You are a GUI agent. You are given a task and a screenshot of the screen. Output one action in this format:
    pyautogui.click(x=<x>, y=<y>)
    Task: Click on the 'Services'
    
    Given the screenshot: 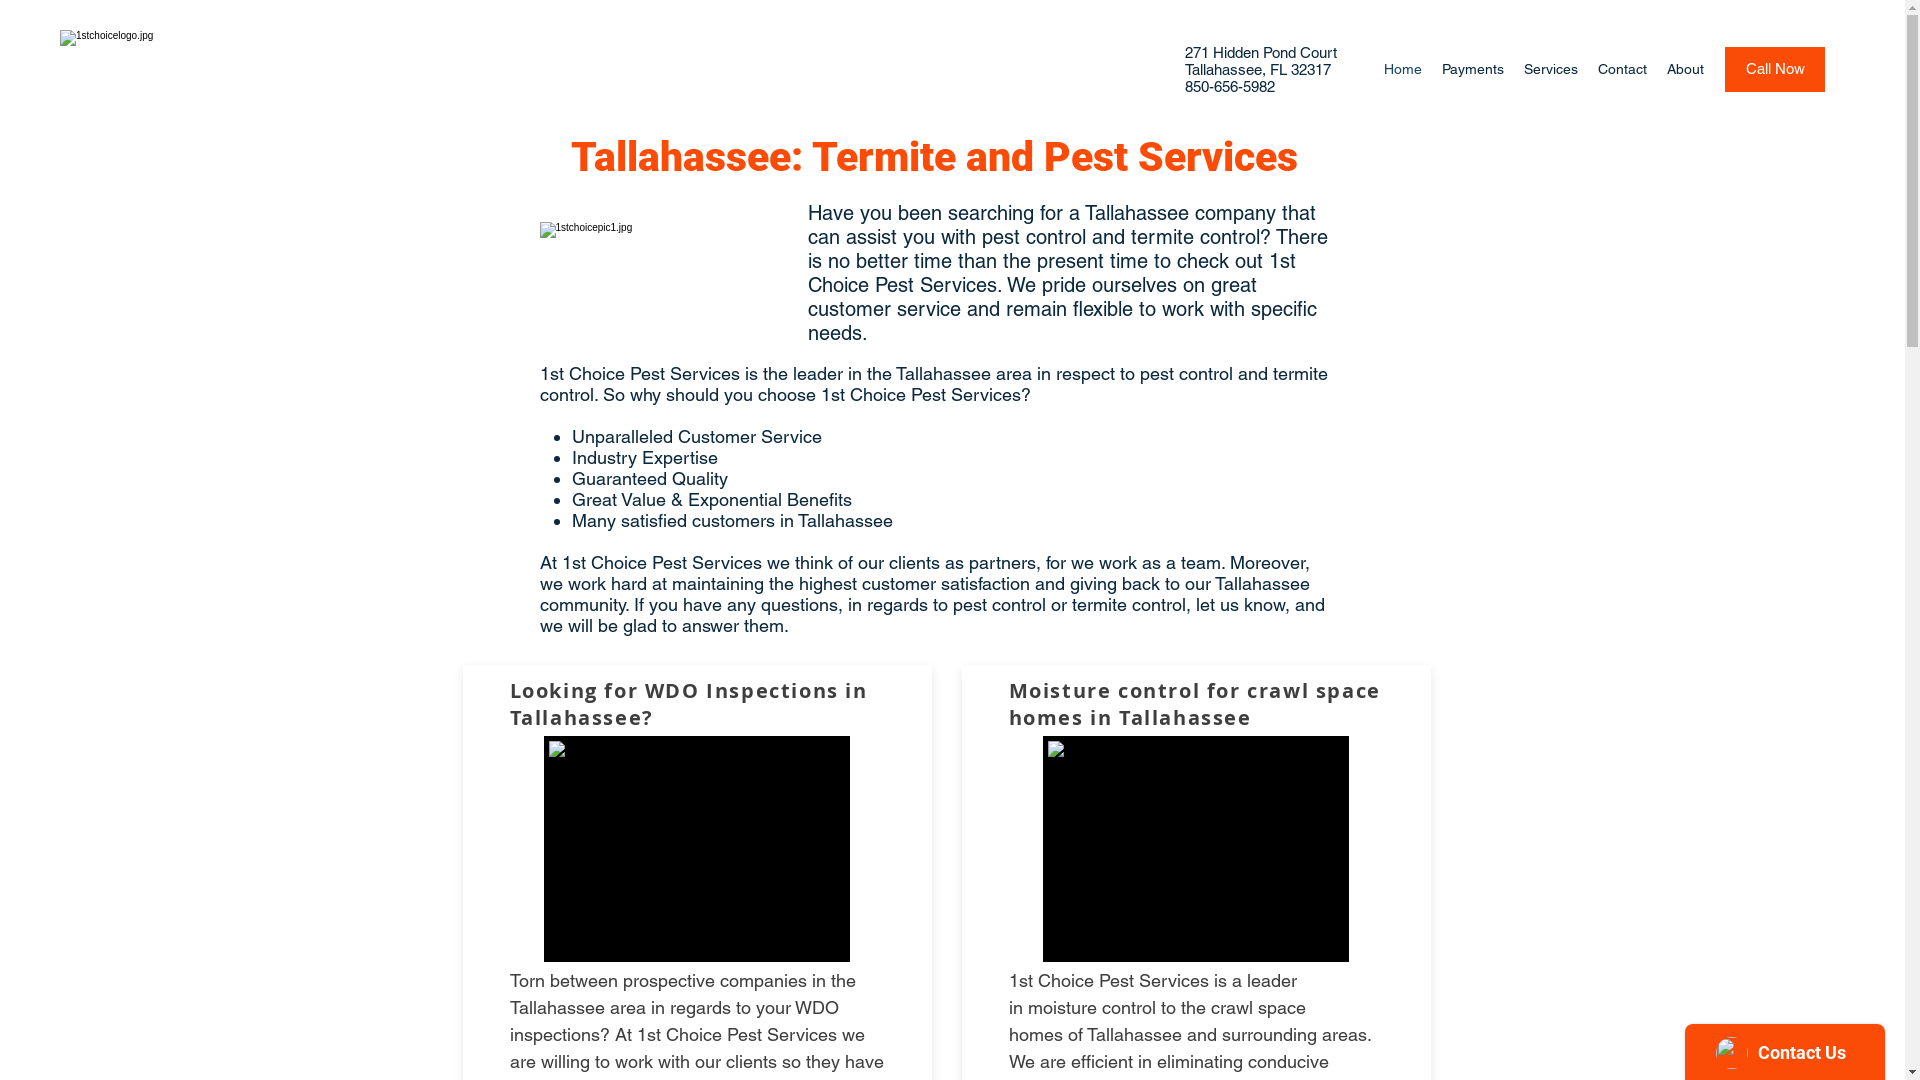 What is the action you would take?
    pyautogui.click(x=1549, y=68)
    